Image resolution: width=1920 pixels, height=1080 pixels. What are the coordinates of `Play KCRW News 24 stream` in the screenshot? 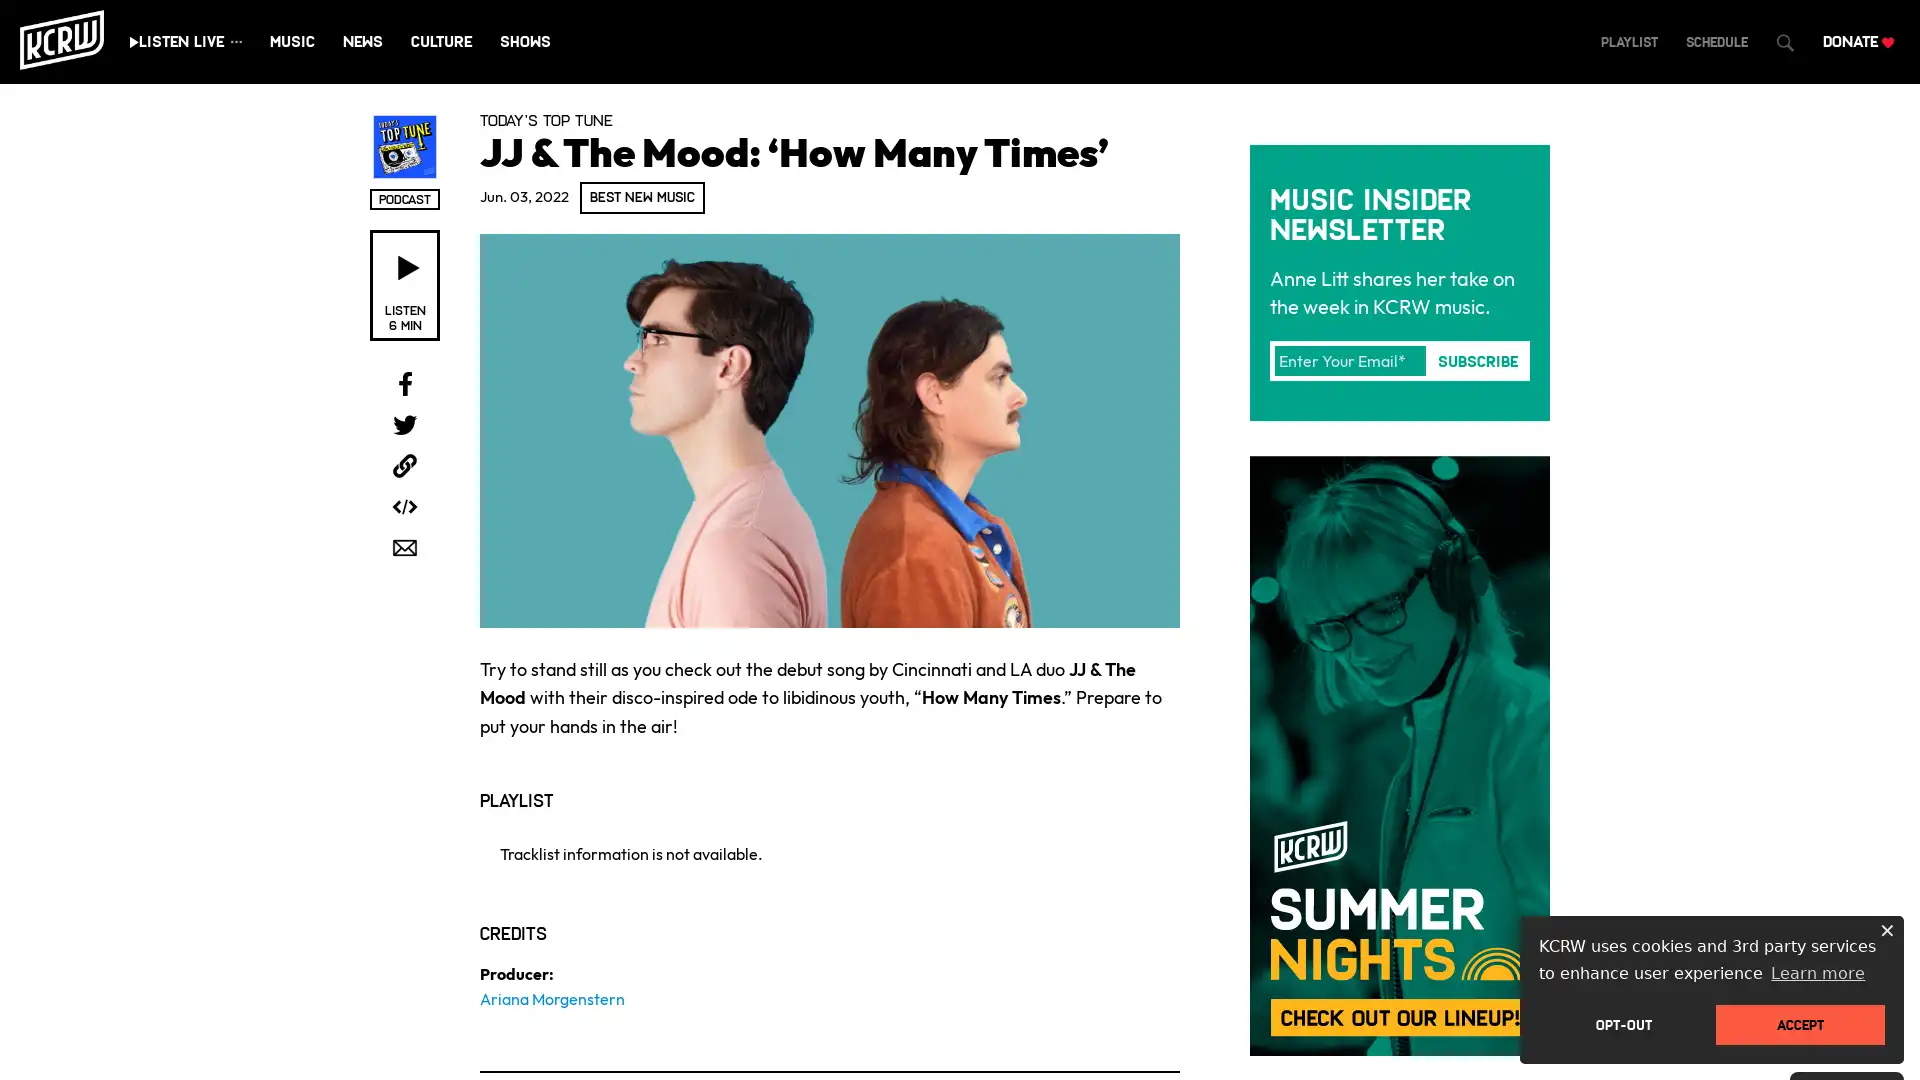 It's located at (439, 42).